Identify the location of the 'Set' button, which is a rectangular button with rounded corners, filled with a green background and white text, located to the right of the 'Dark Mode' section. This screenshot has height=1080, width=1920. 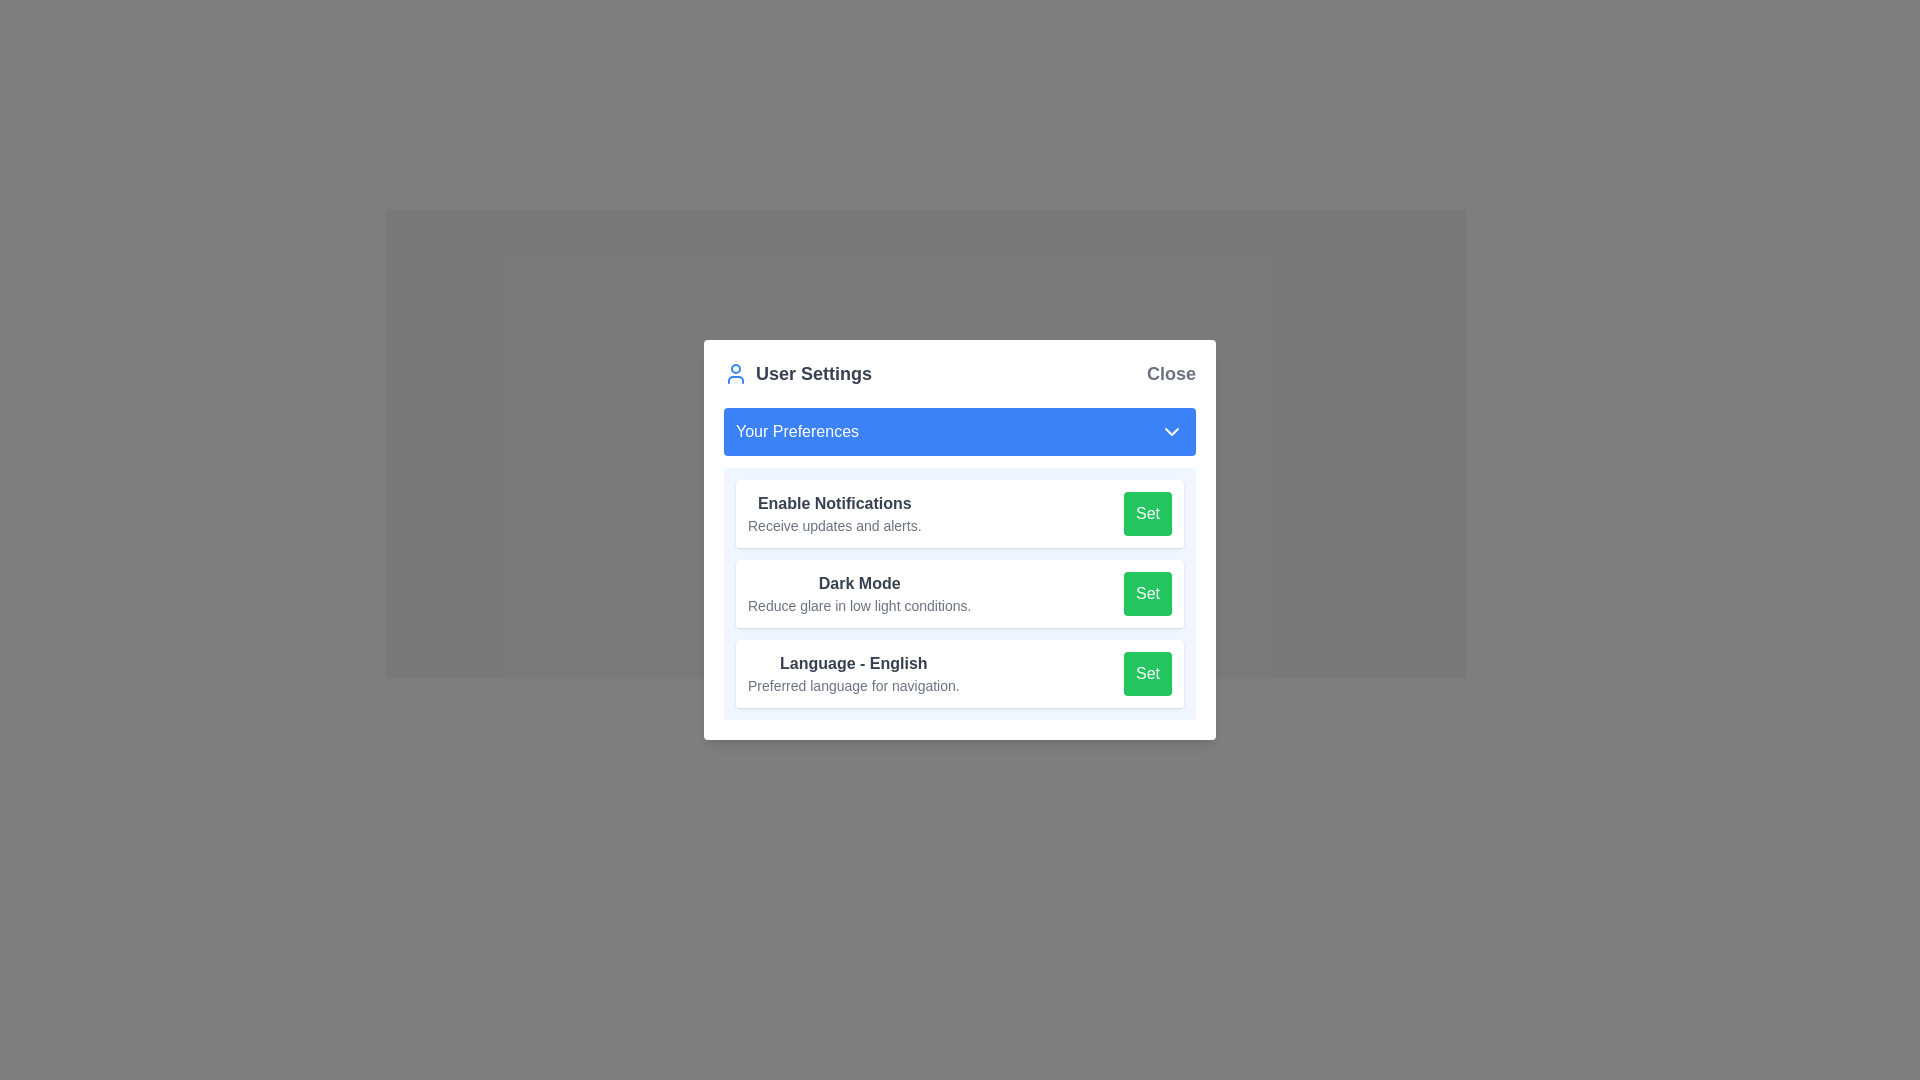
(1147, 593).